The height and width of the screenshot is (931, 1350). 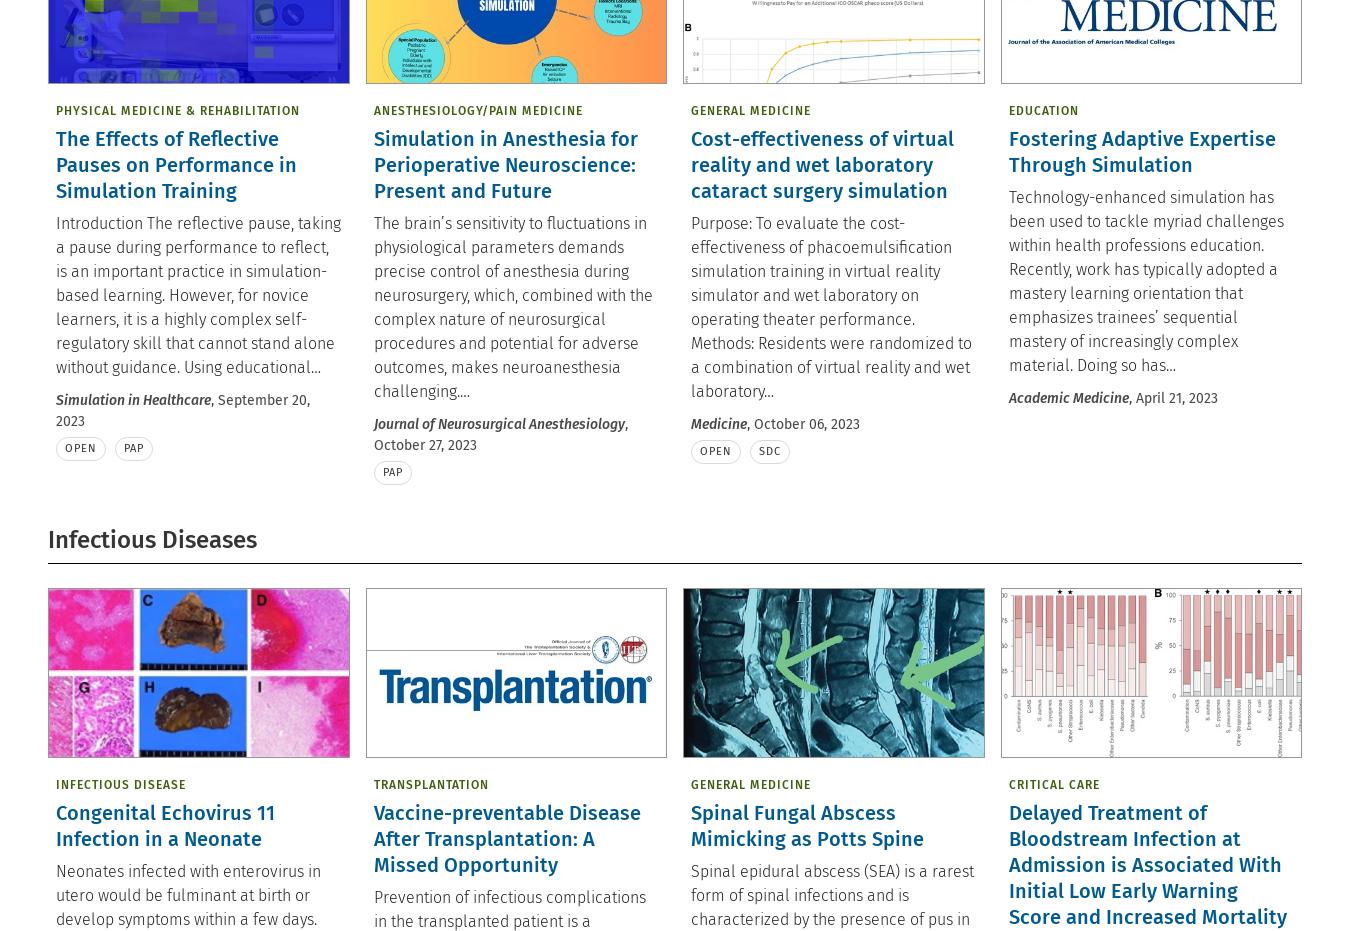 I want to click on 'Privacy Policy', so click(x=196, y=134).